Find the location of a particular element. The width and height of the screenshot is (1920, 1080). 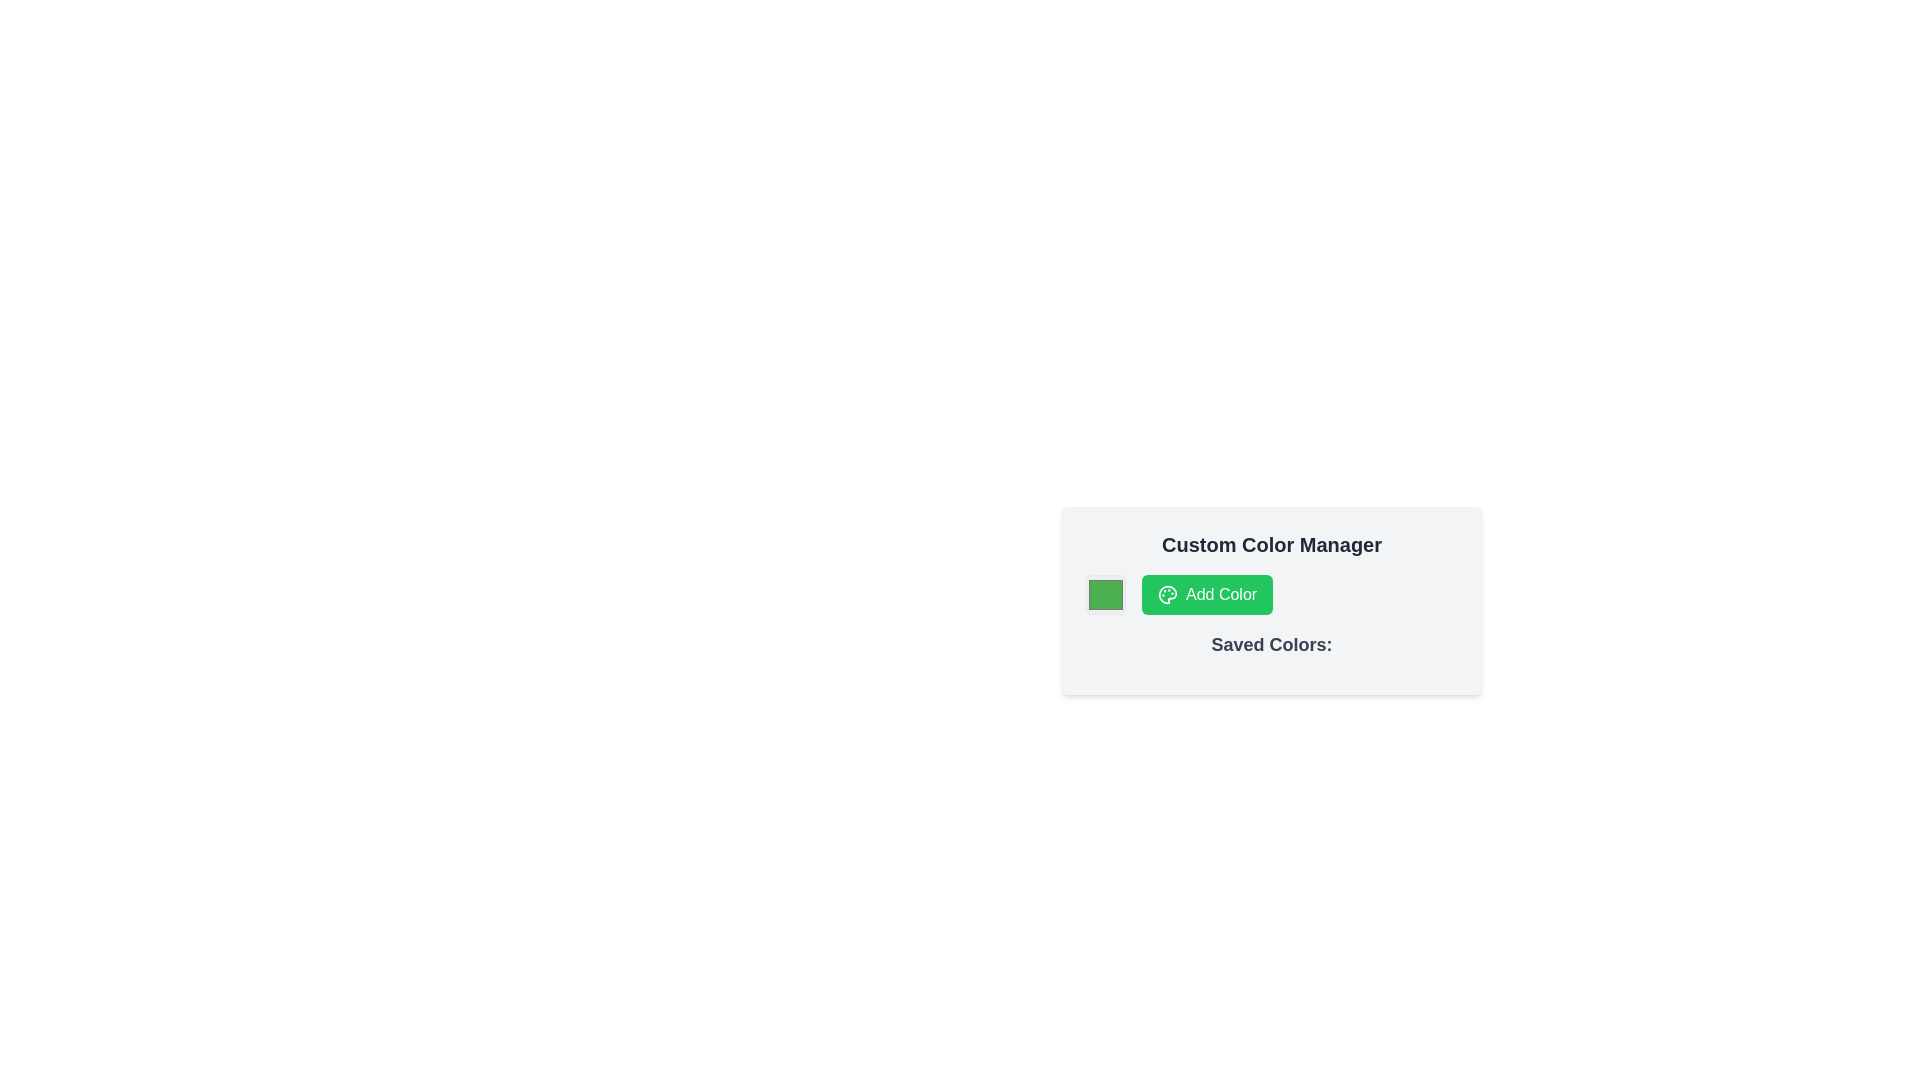

the green 'Add Color' button with rounded corners that is located in the 'Custom Color Manager' section is located at coordinates (1271, 593).